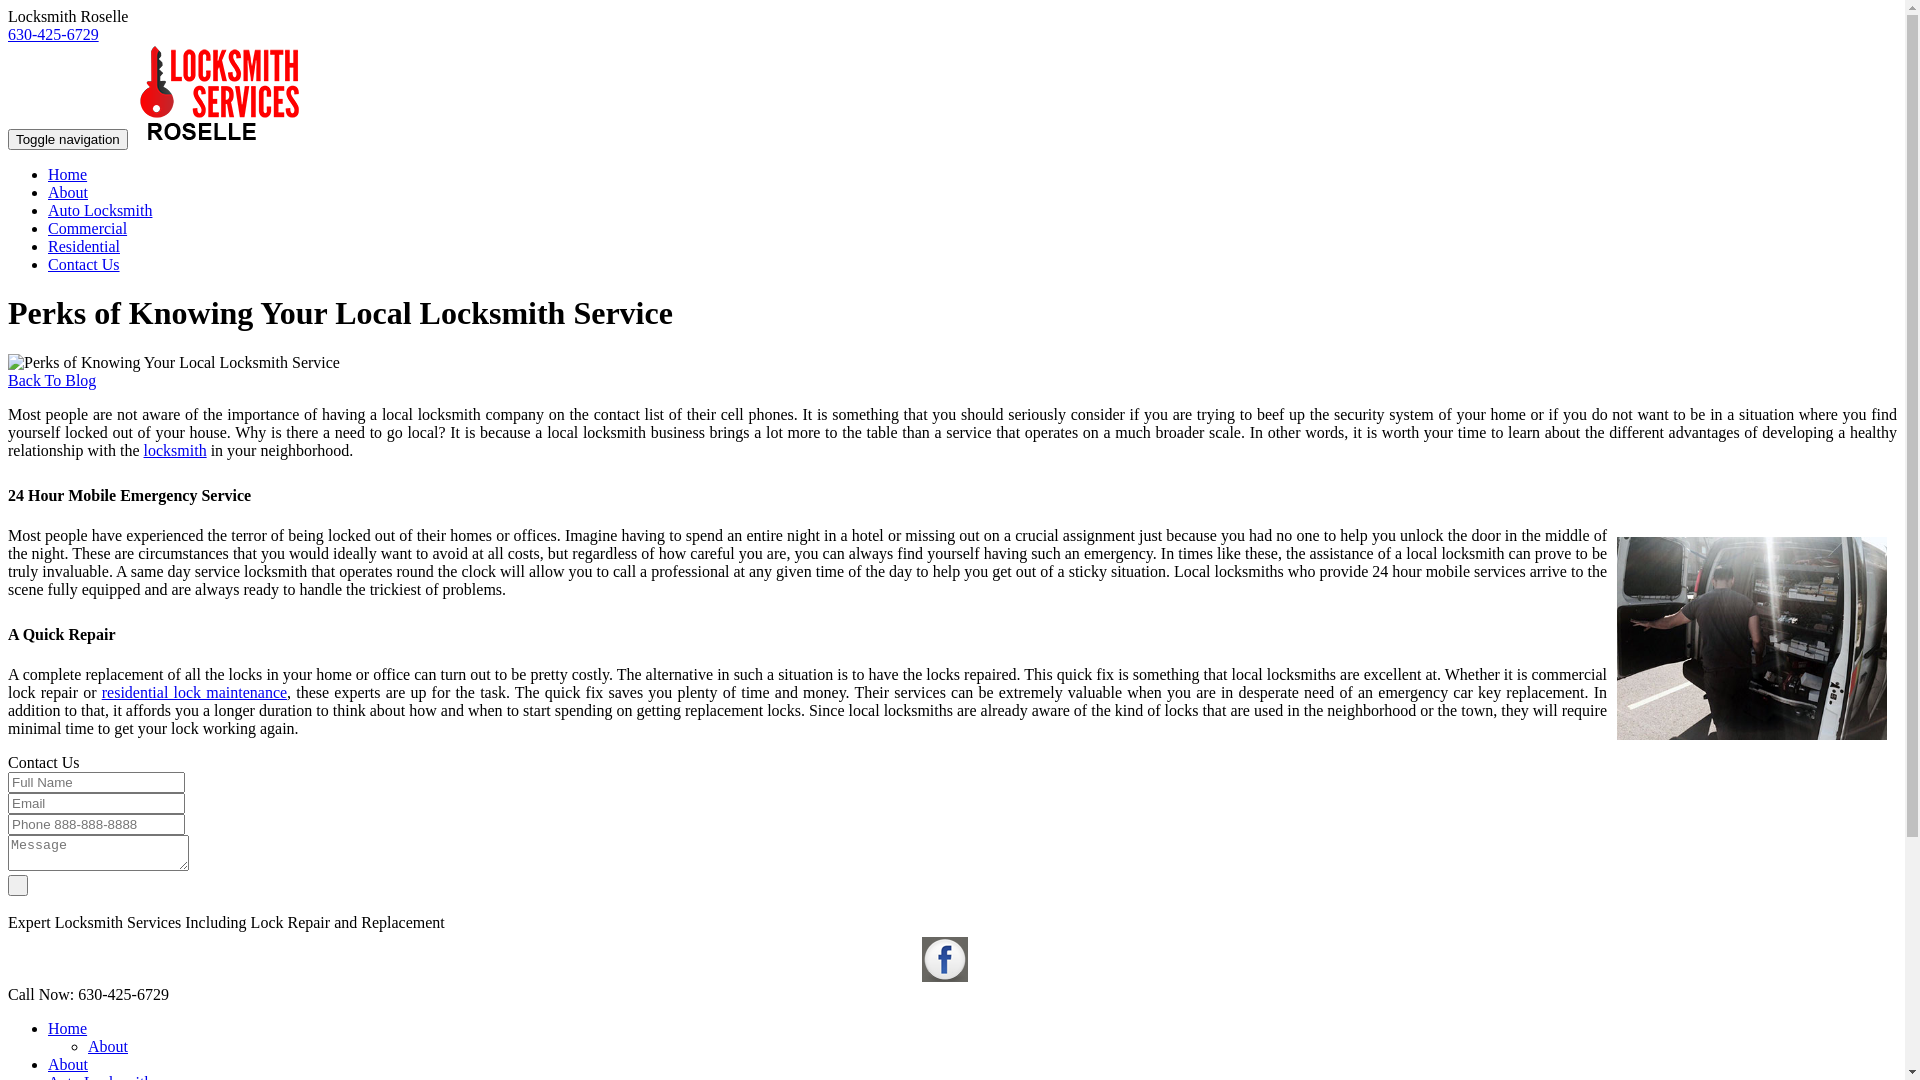  What do you see at coordinates (67, 1063) in the screenshot?
I see `'About'` at bounding box center [67, 1063].